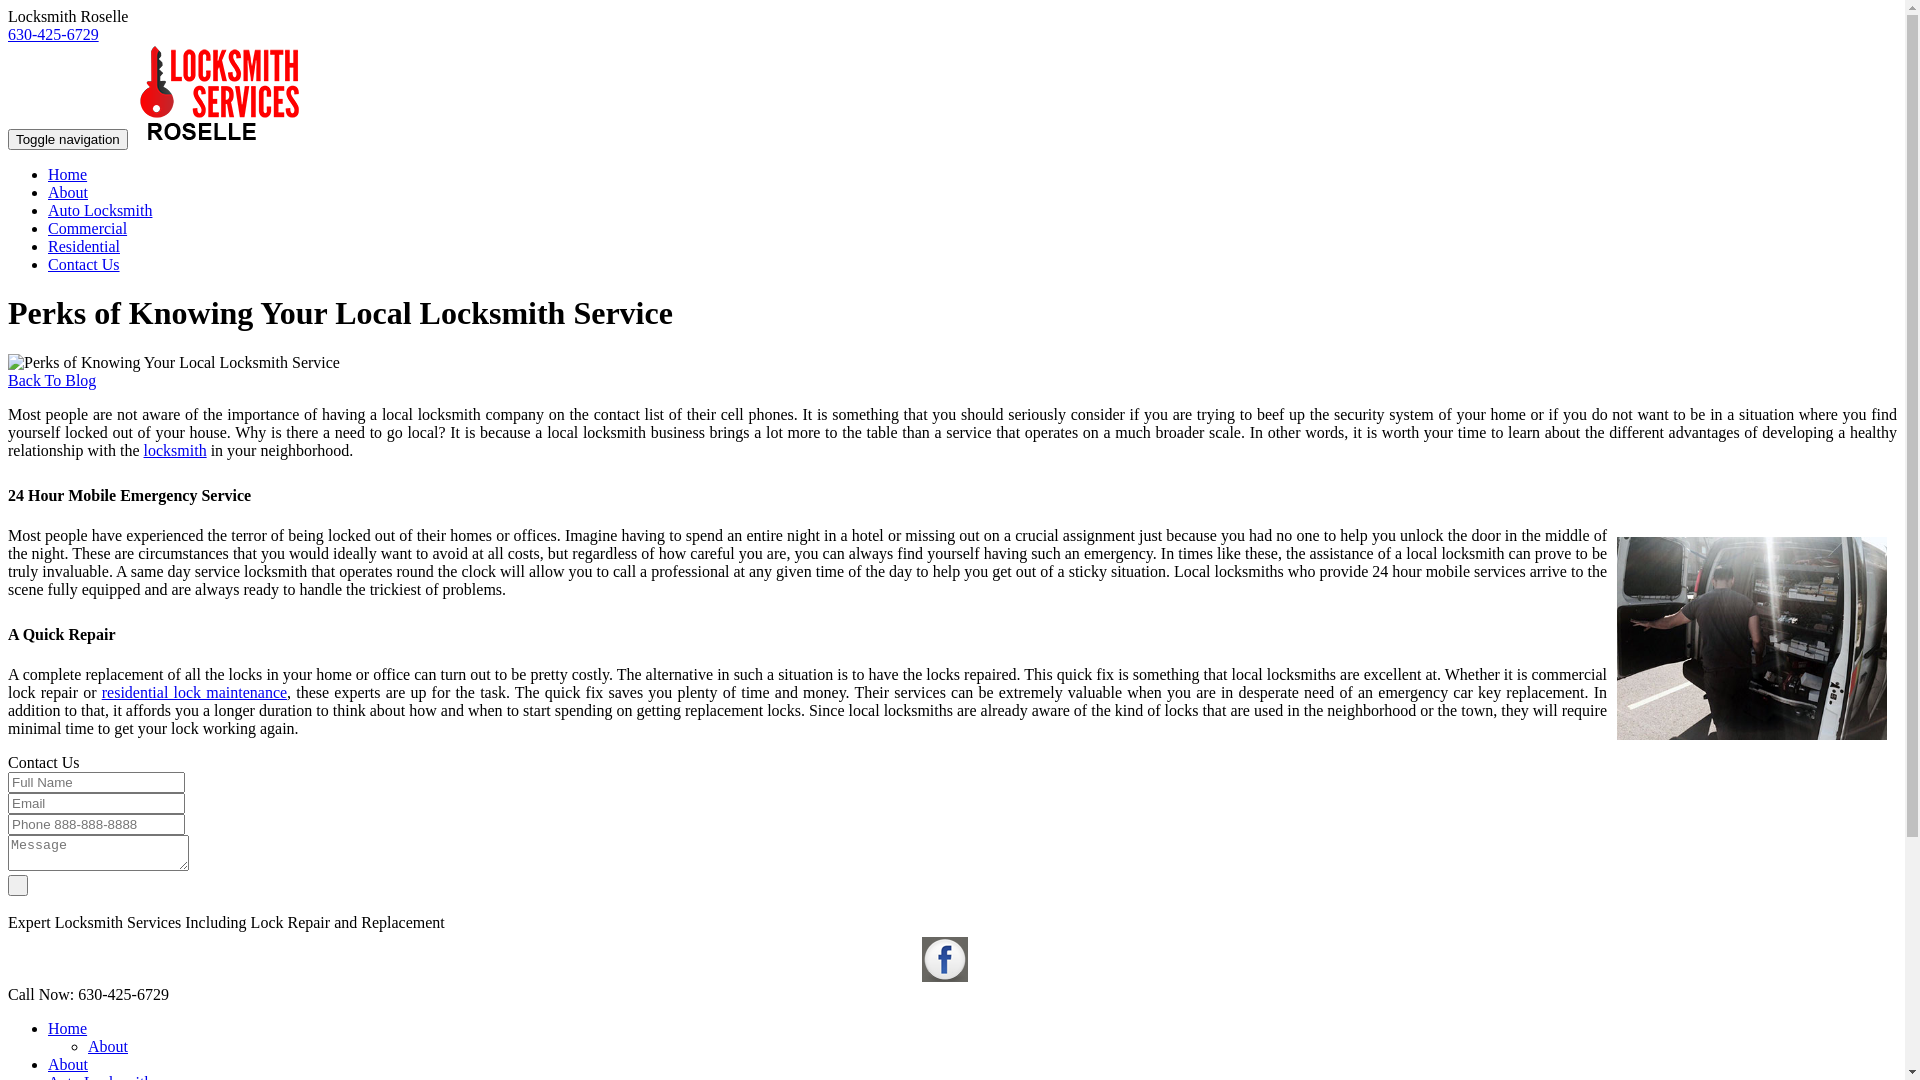  What do you see at coordinates (67, 1063) in the screenshot?
I see `'About'` at bounding box center [67, 1063].